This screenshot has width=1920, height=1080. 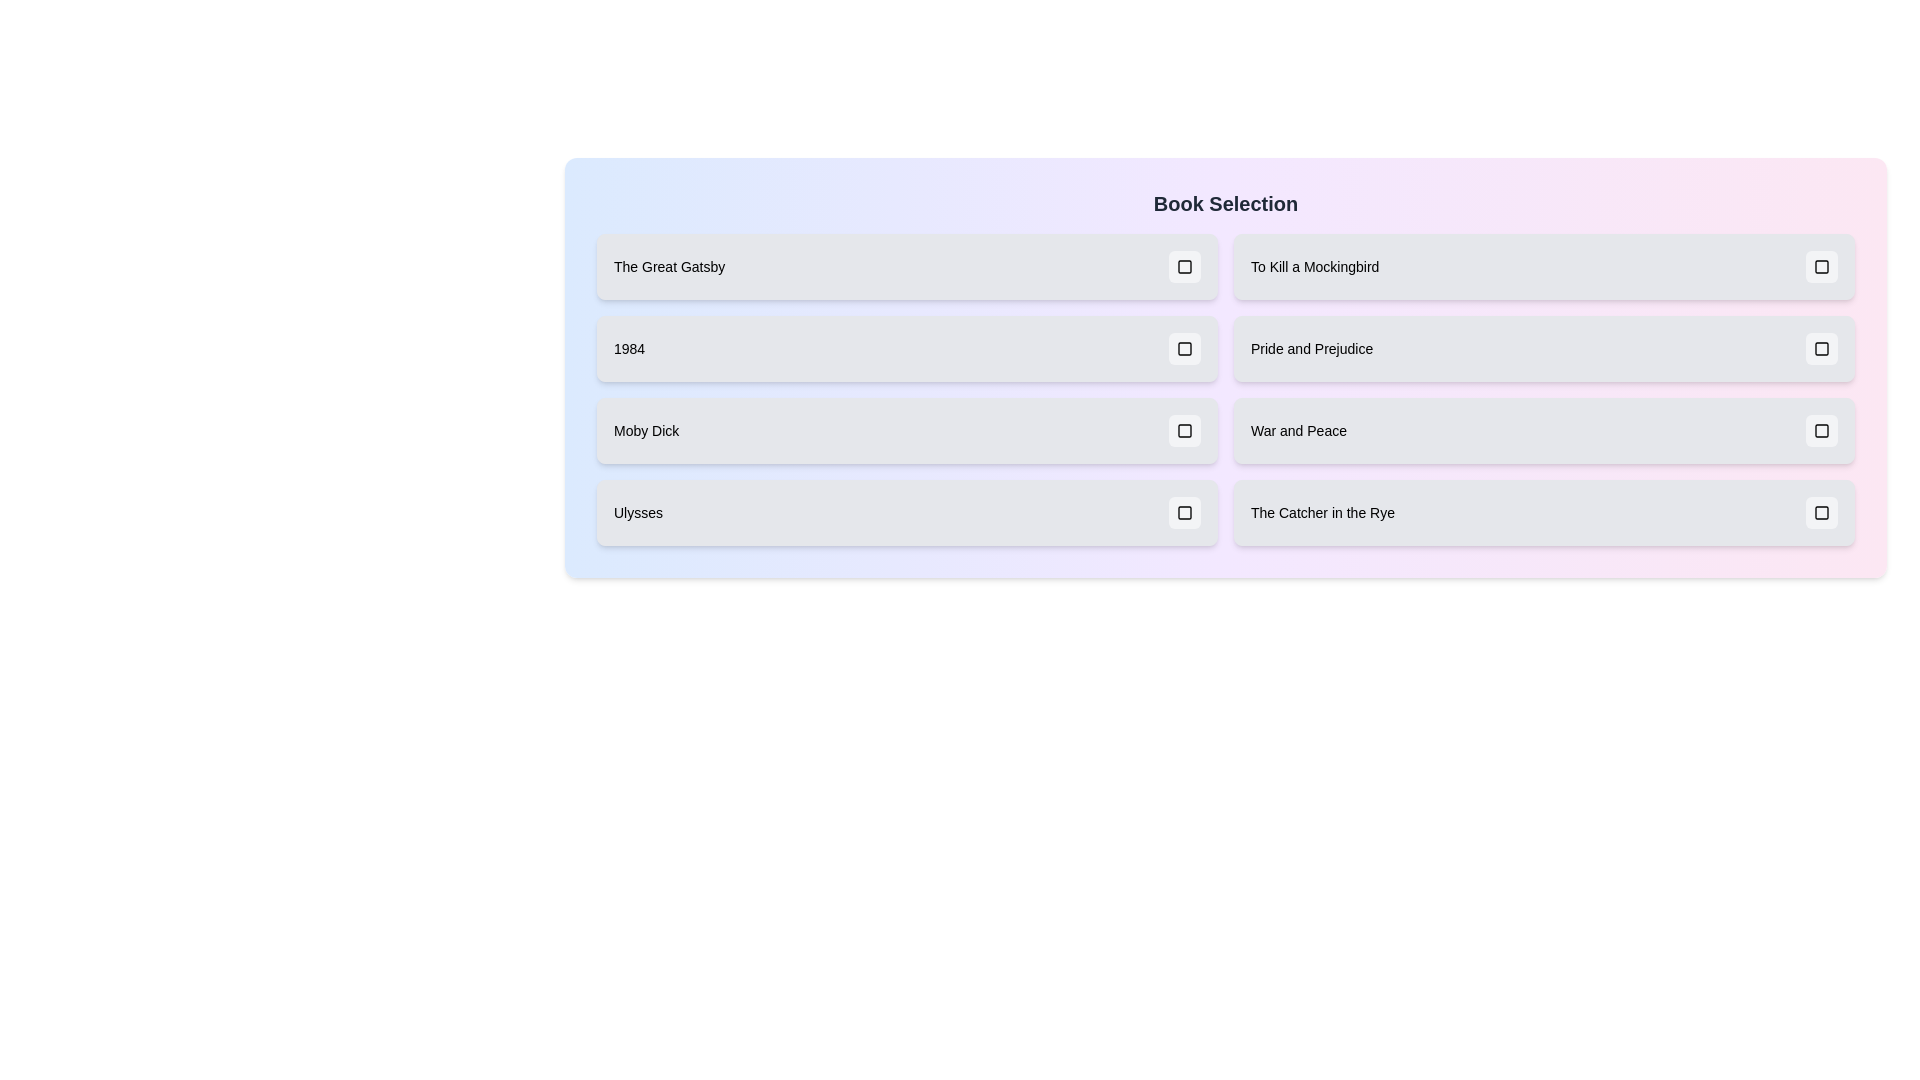 I want to click on the book item labeled 'Ulysses' to observe its visual transition, so click(x=906, y=512).